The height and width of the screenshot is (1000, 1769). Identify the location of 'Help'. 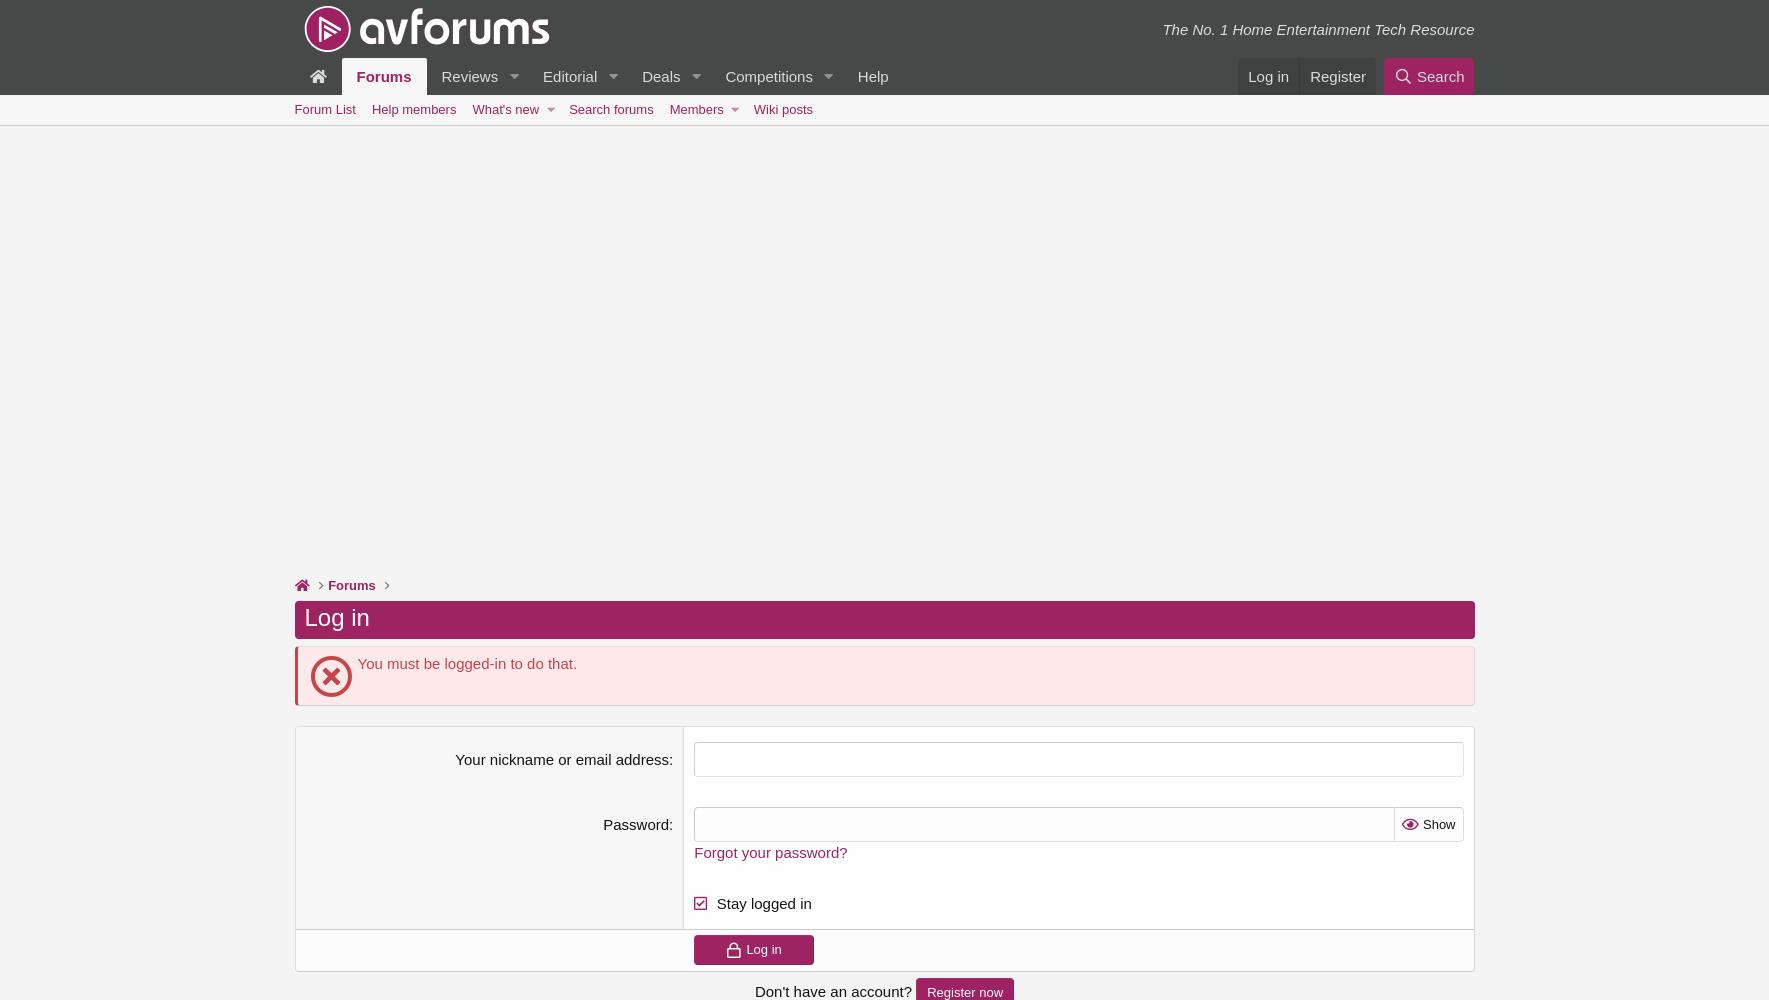
(871, 75).